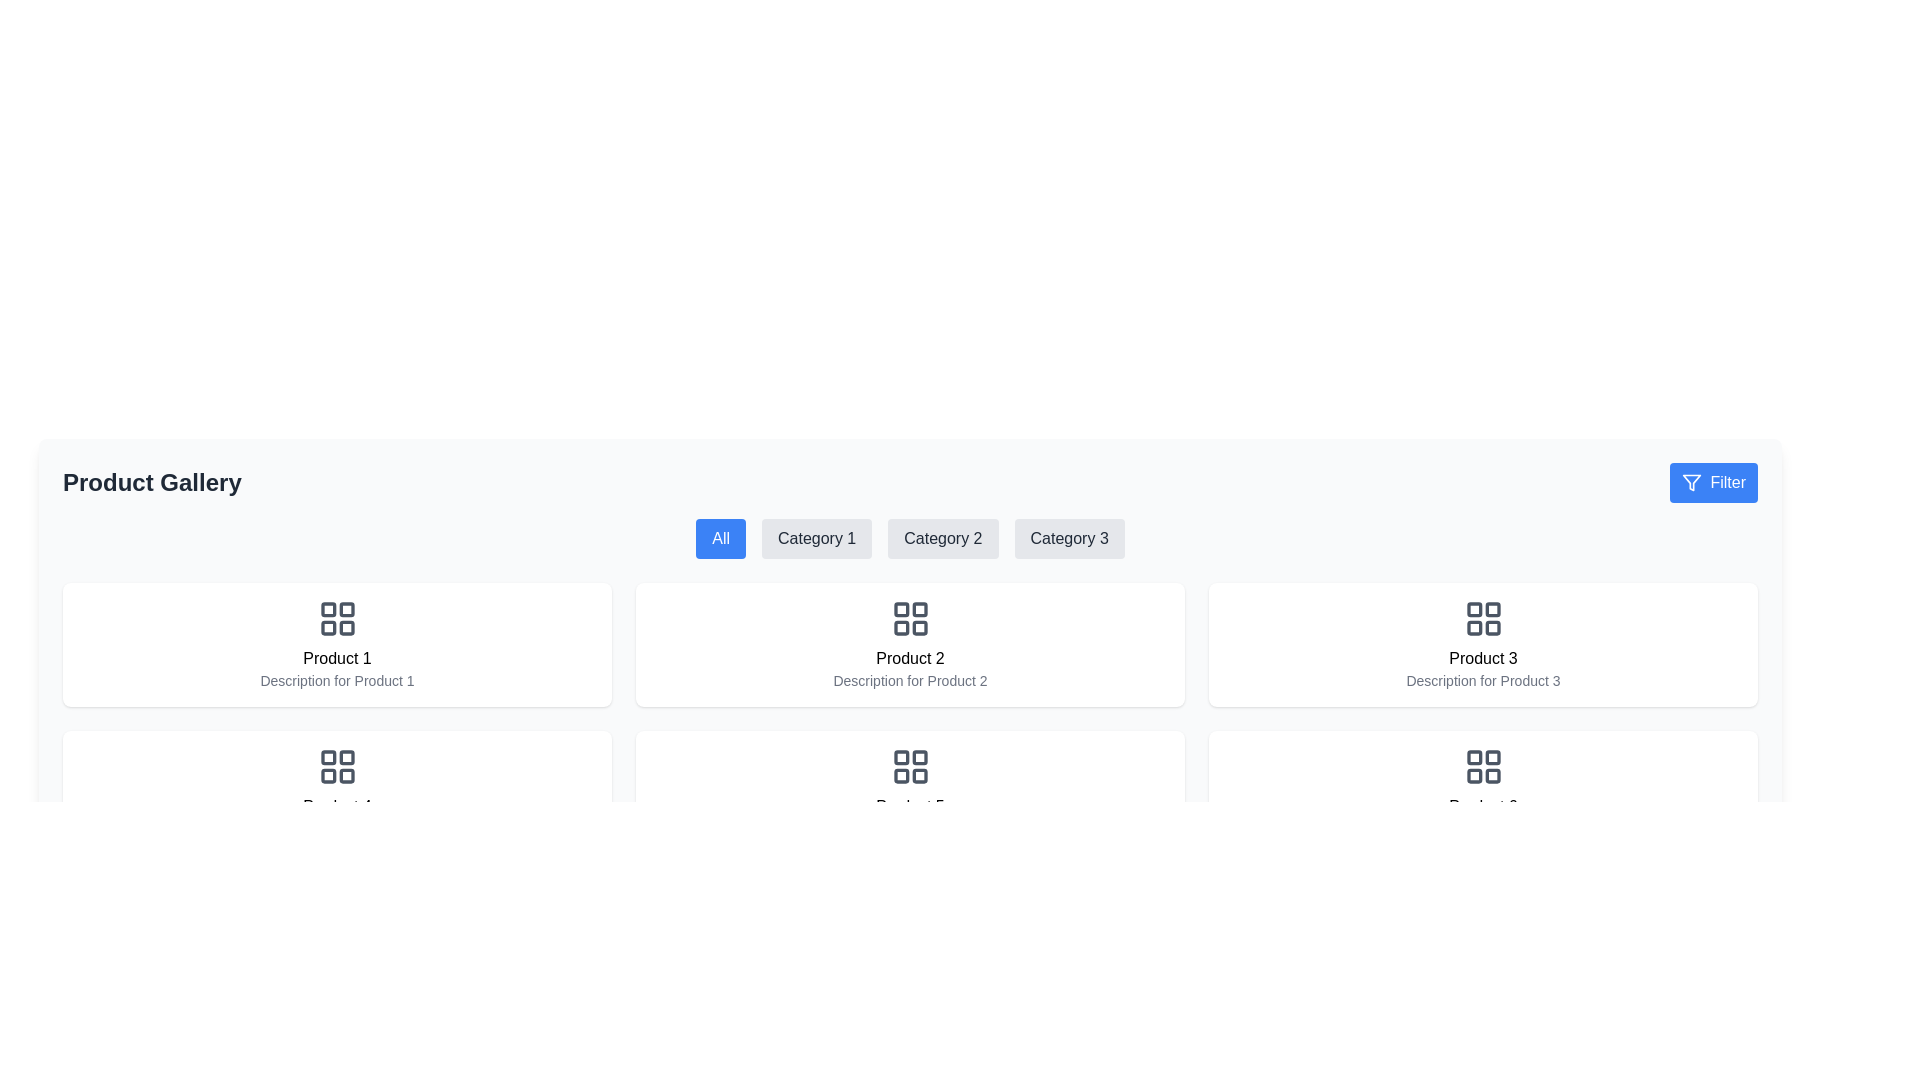 The width and height of the screenshot is (1920, 1080). I want to click on the grid icon representing actions related to 'Product 5', located above its description within the card, so click(909, 766).